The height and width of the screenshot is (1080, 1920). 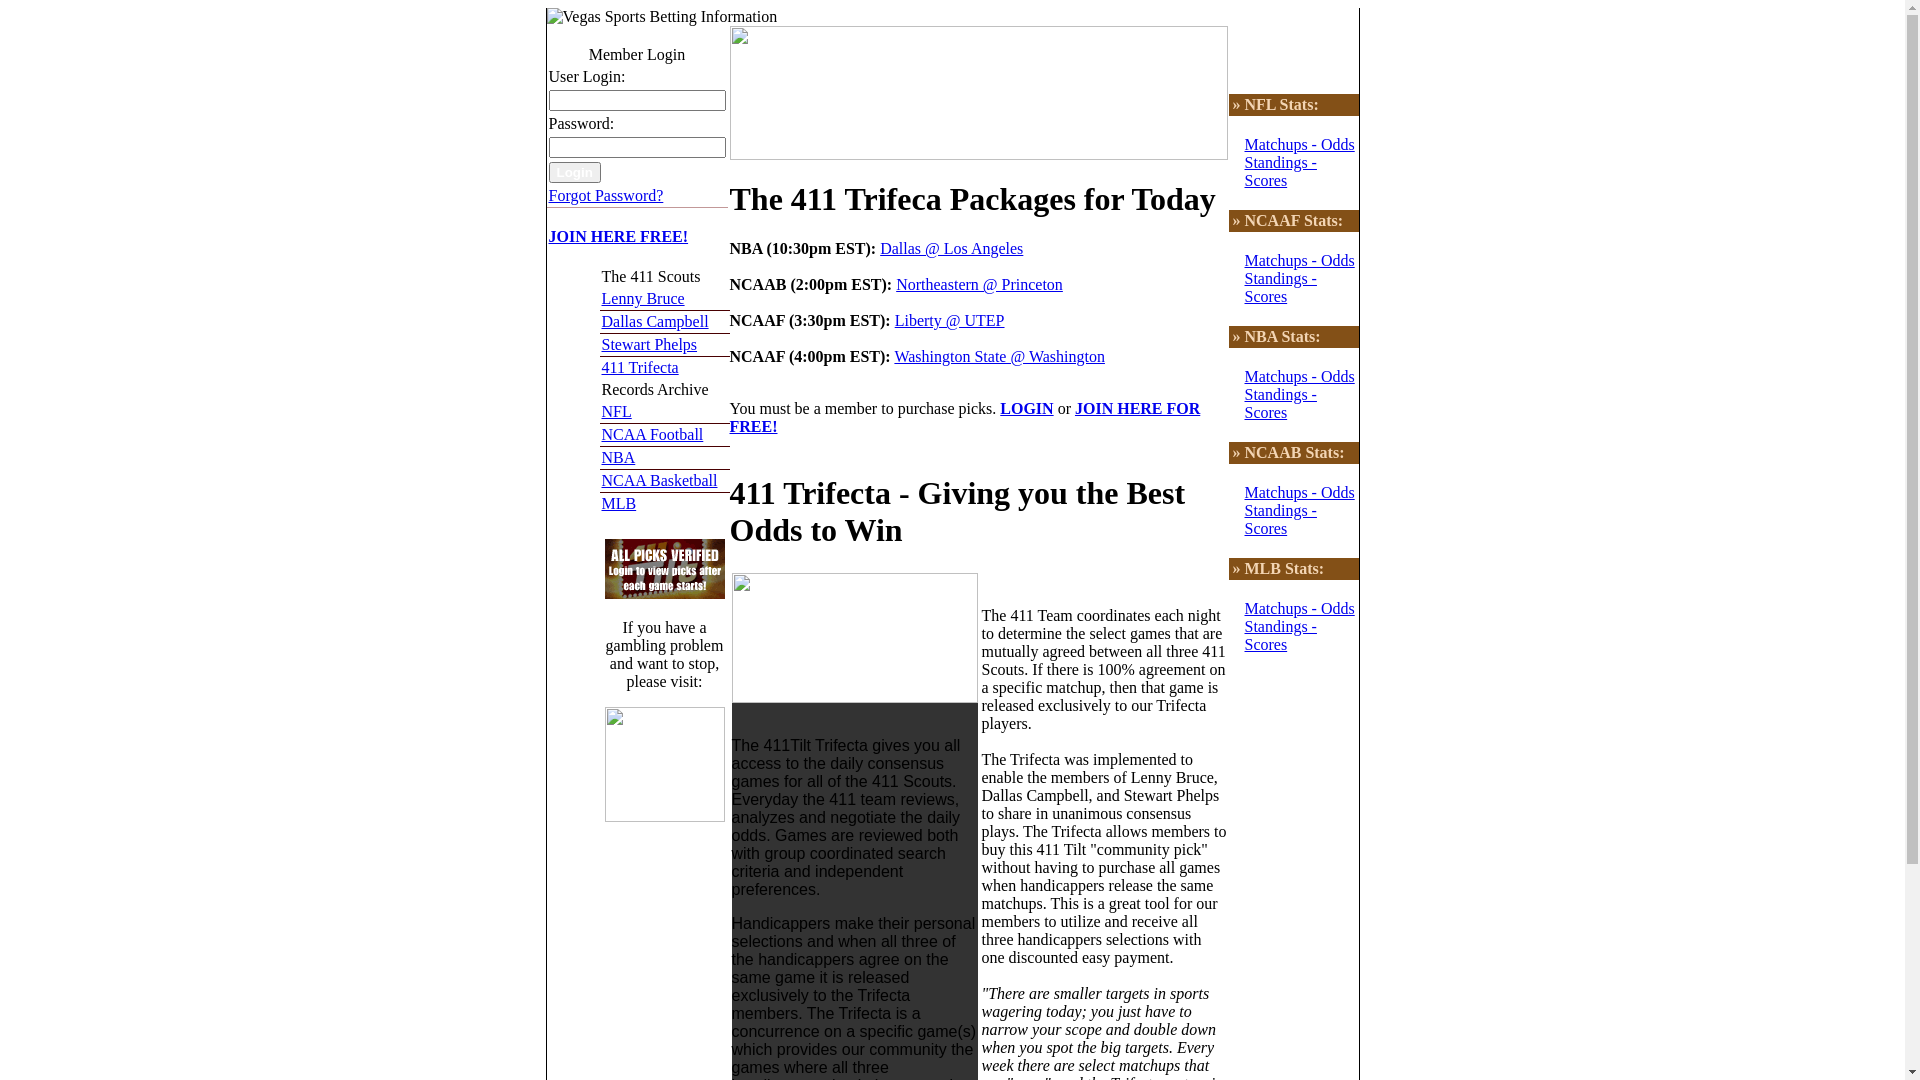 What do you see at coordinates (616, 410) in the screenshot?
I see `'NFL'` at bounding box center [616, 410].